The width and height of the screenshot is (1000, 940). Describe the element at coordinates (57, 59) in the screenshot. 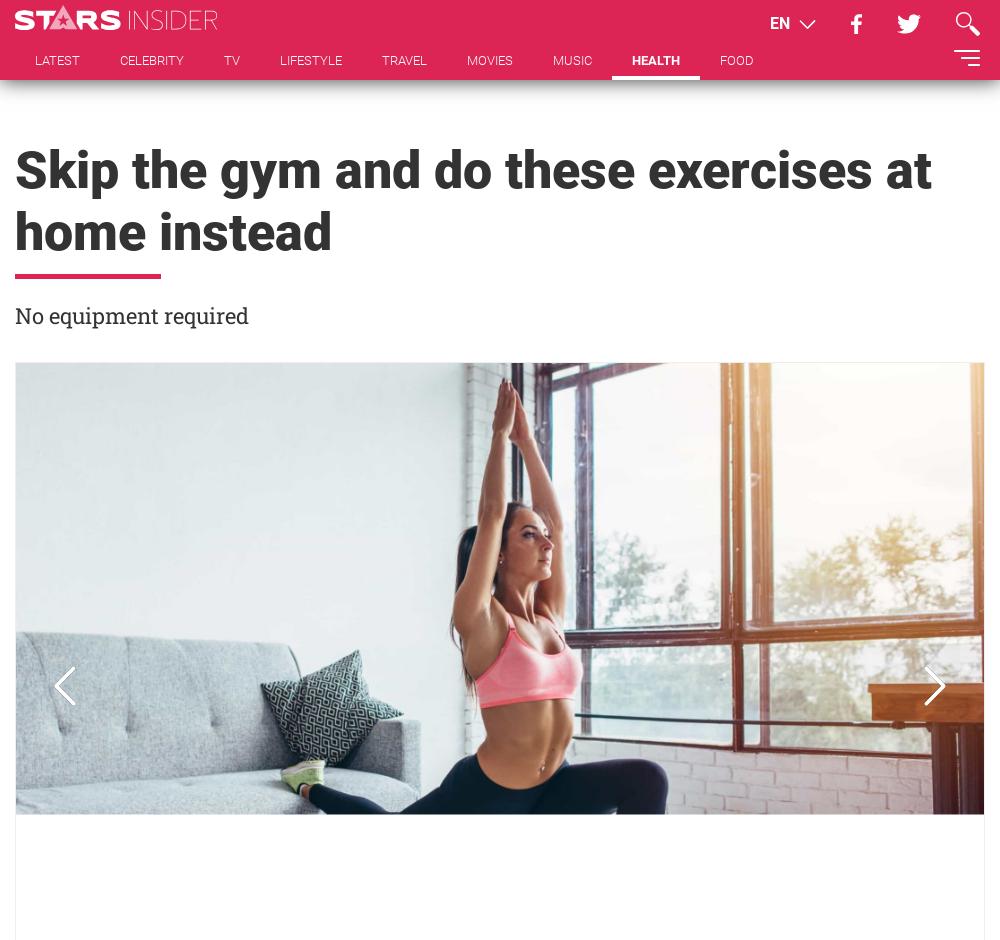

I see `'LATEST'` at that location.